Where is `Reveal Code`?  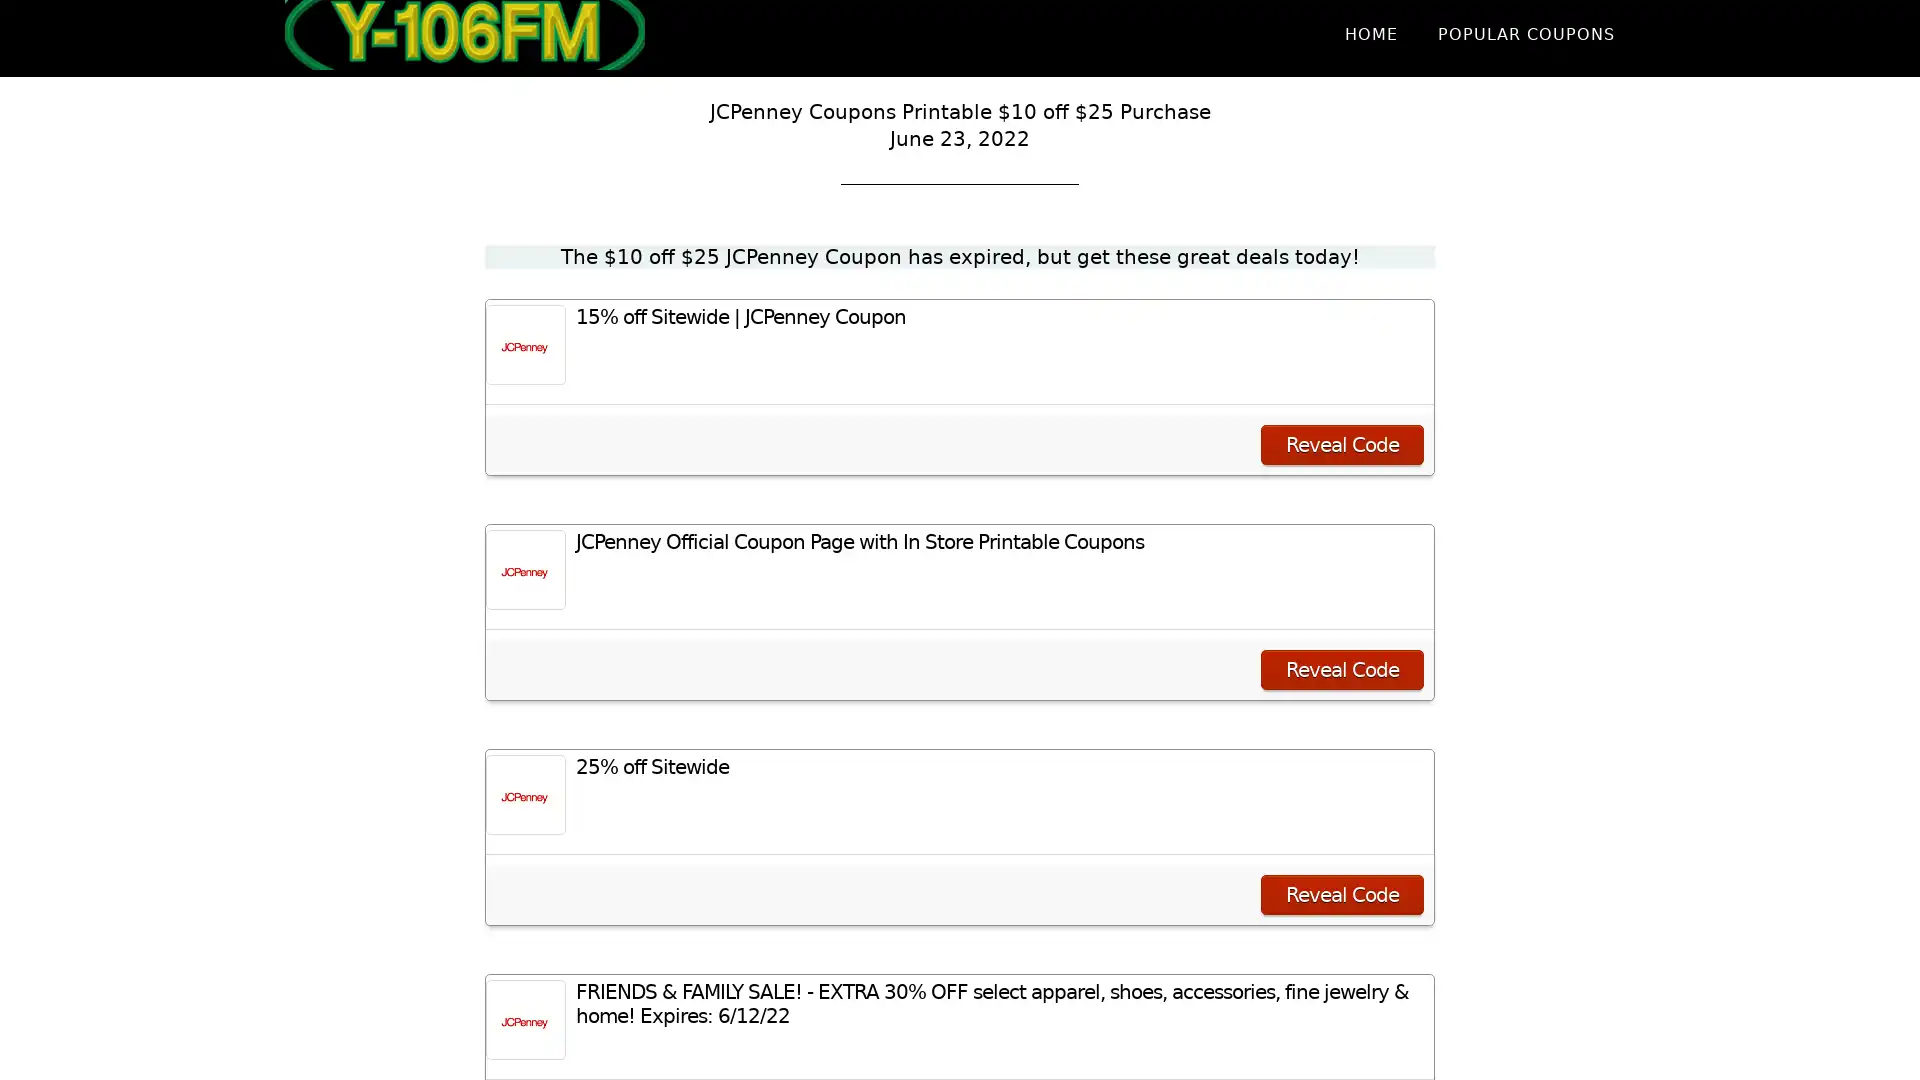
Reveal Code is located at coordinates (1342, 443).